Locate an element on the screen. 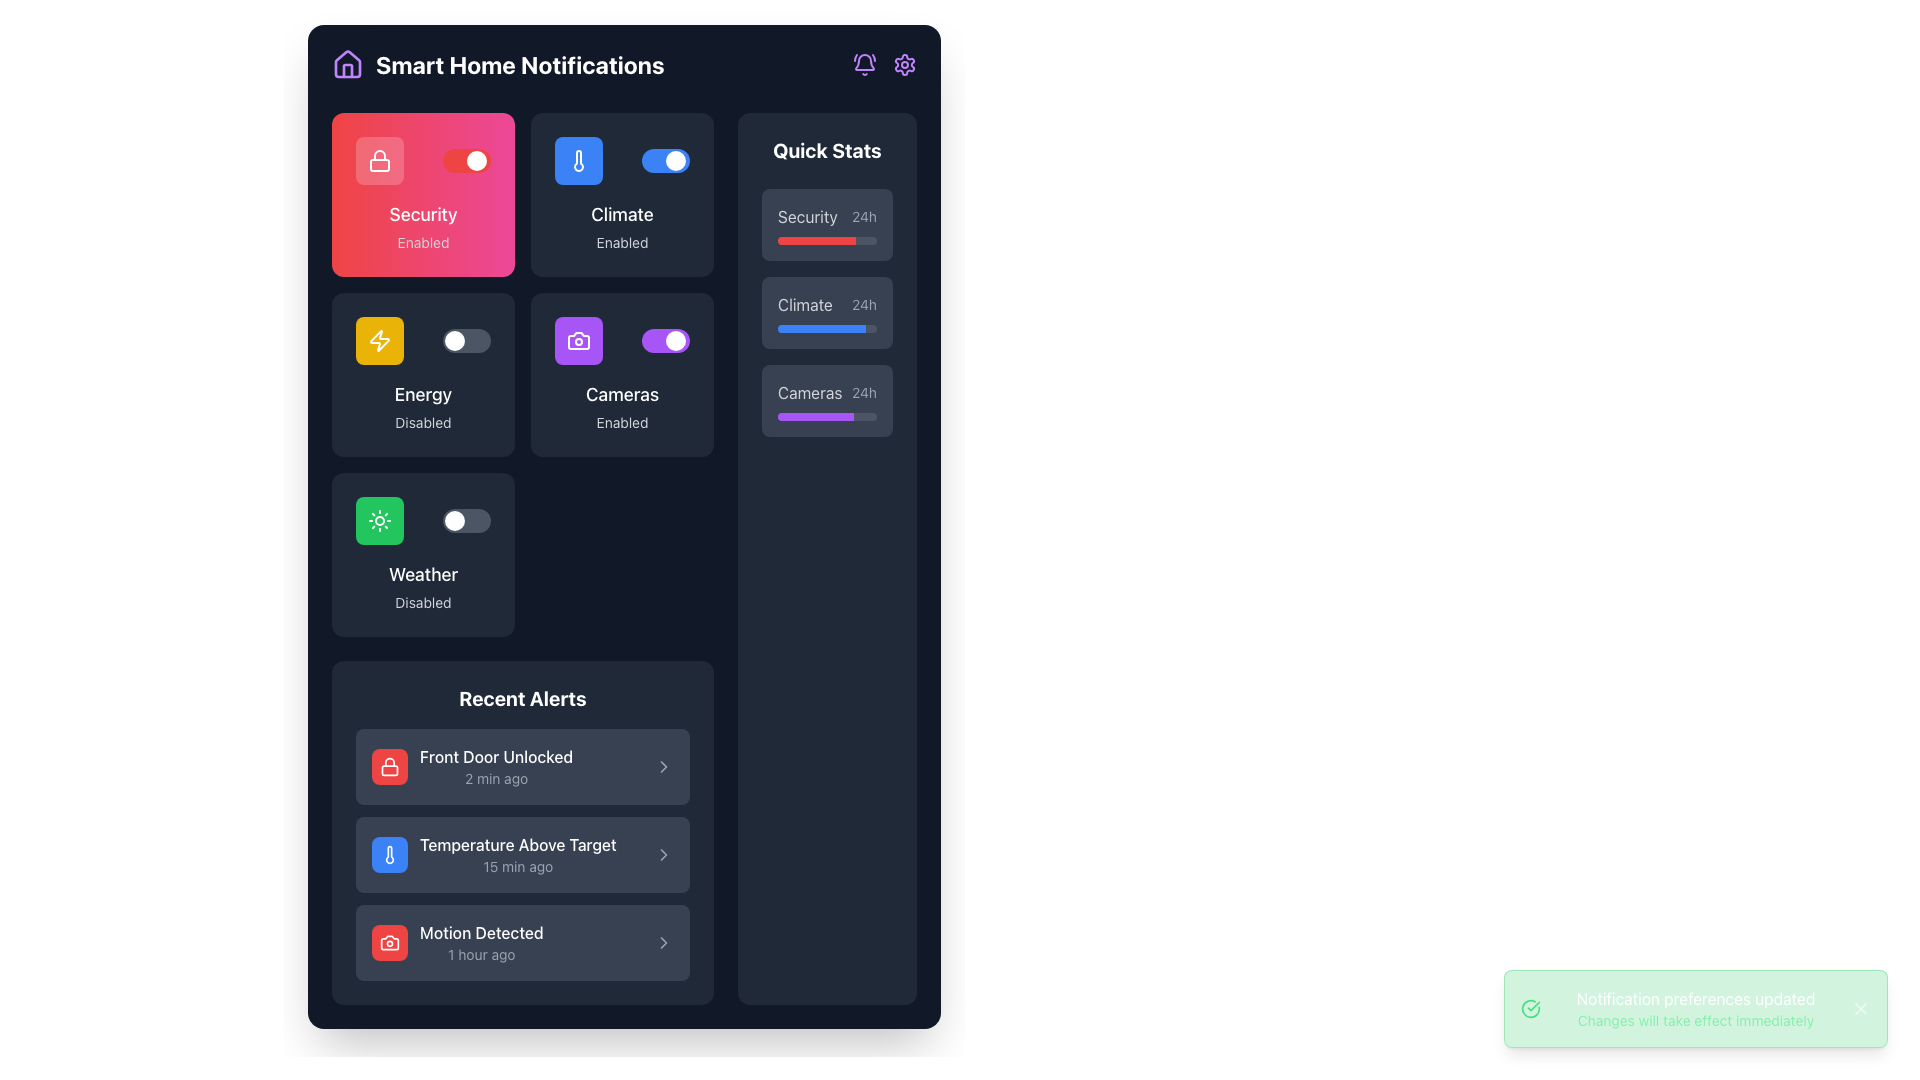 Image resolution: width=1920 pixels, height=1080 pixels. the success icon located in the bottom-right corner of the interface is located at coordinates (1530, 1009).